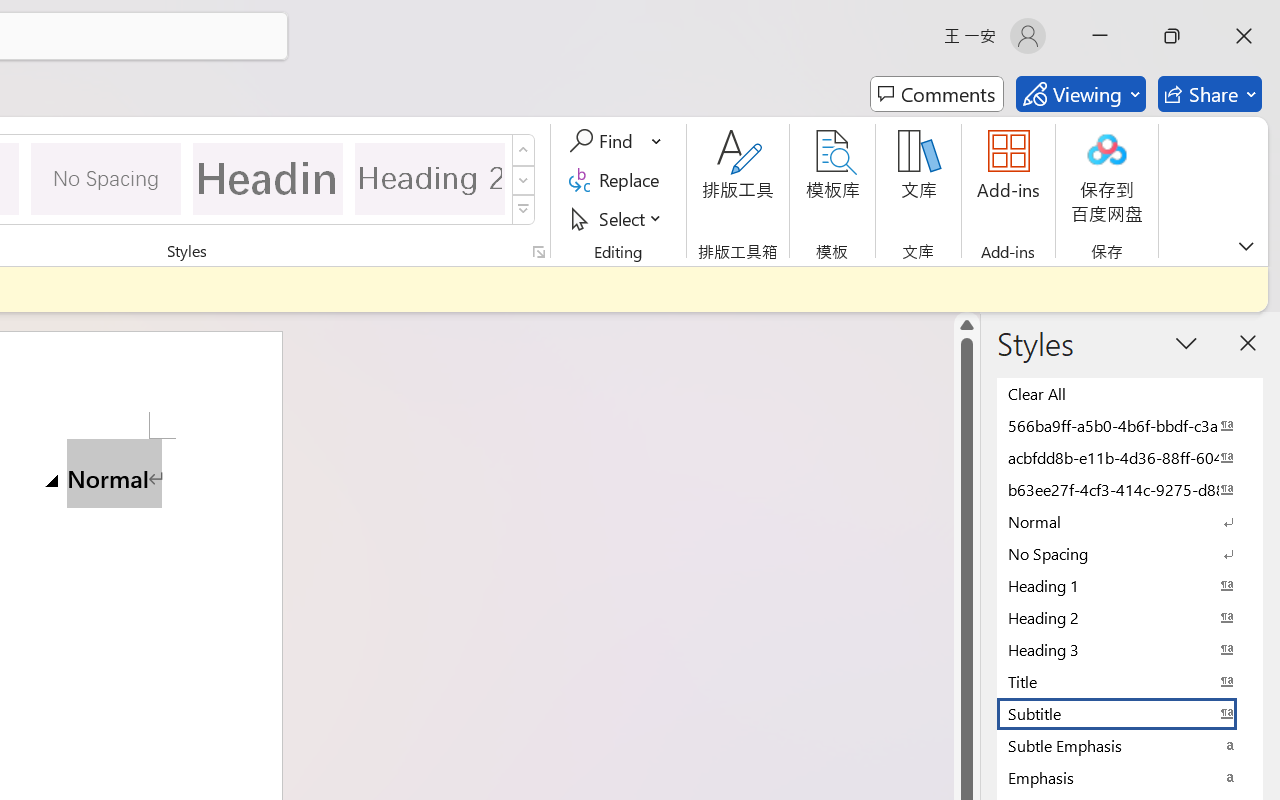 Image resolution: width=1280 pixels, height=800 pixels. Describe the element at coordinates (1130, 745) in the screenshot. I see `'Subtle Emphasis'` at that location.